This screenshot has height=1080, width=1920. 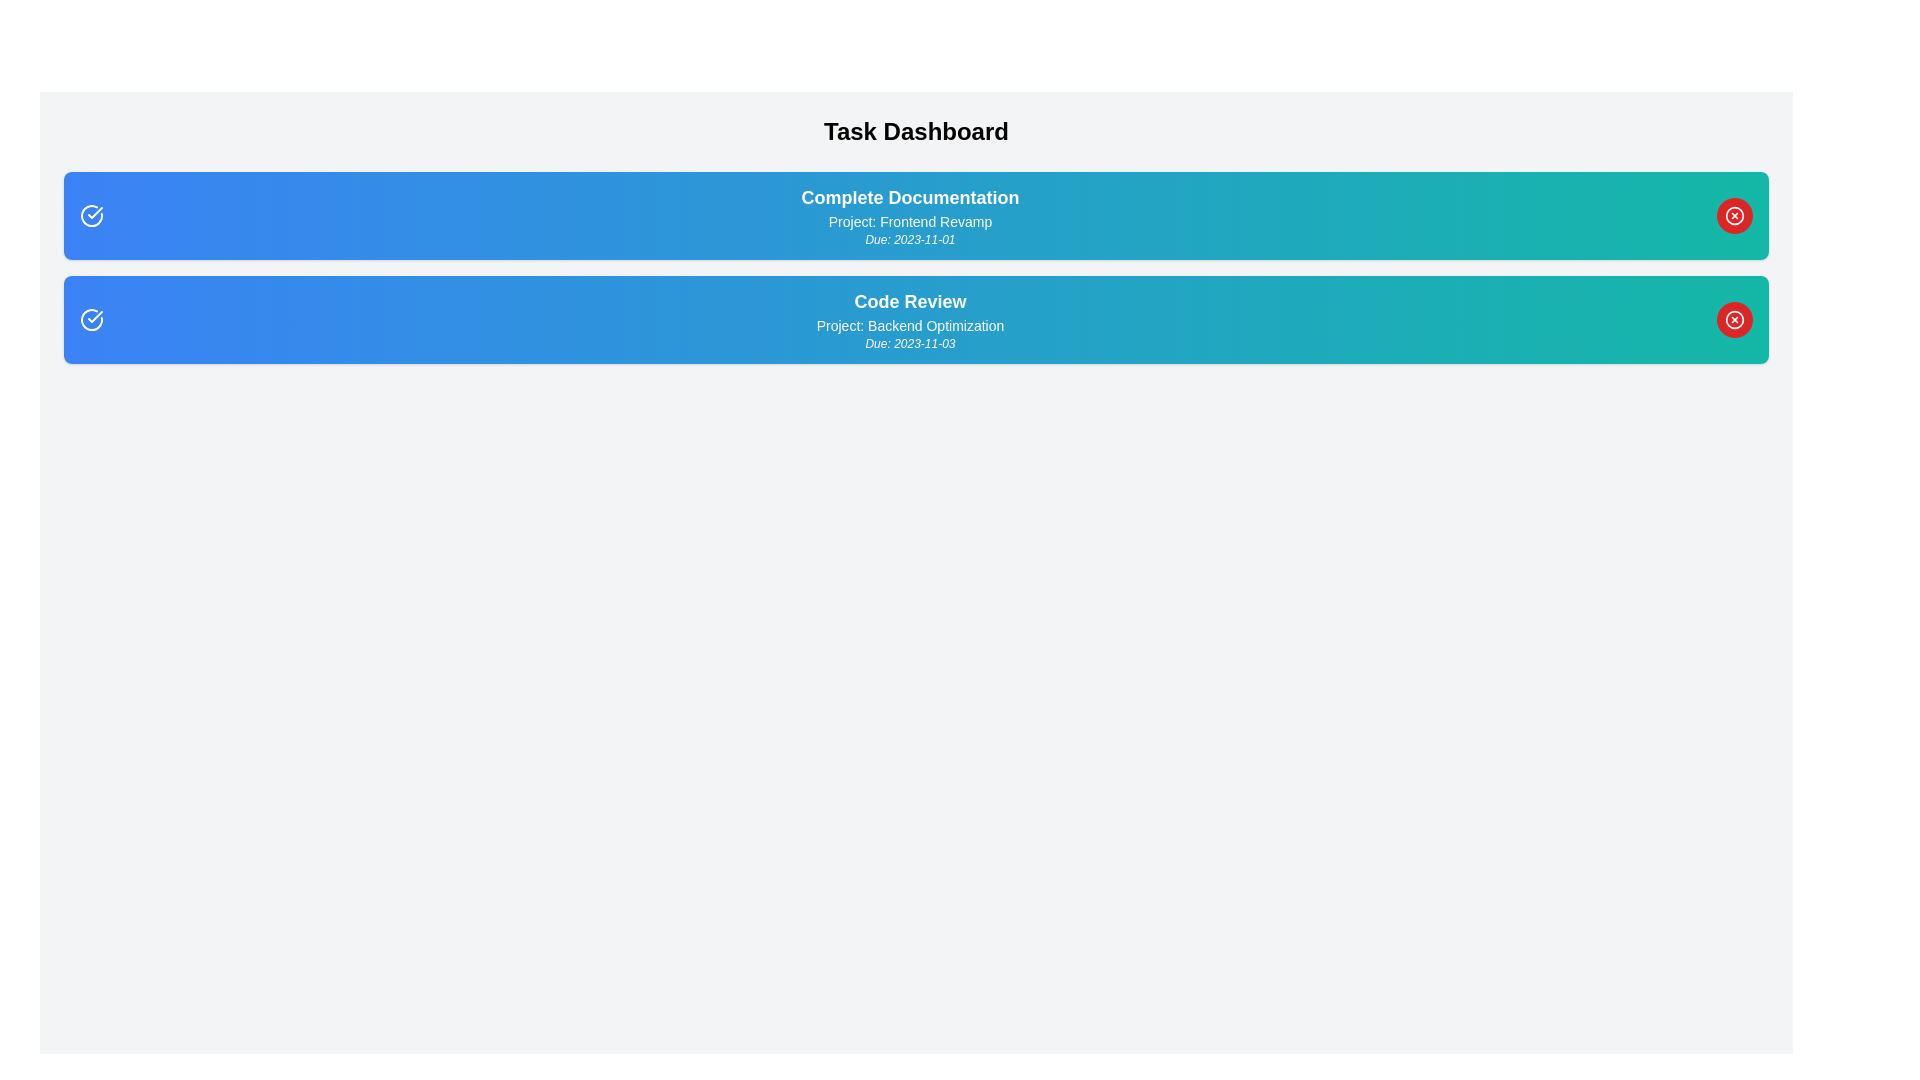 I want to click on the delete button for the task titled Complete Documentation, so click(x=1733, y=216).